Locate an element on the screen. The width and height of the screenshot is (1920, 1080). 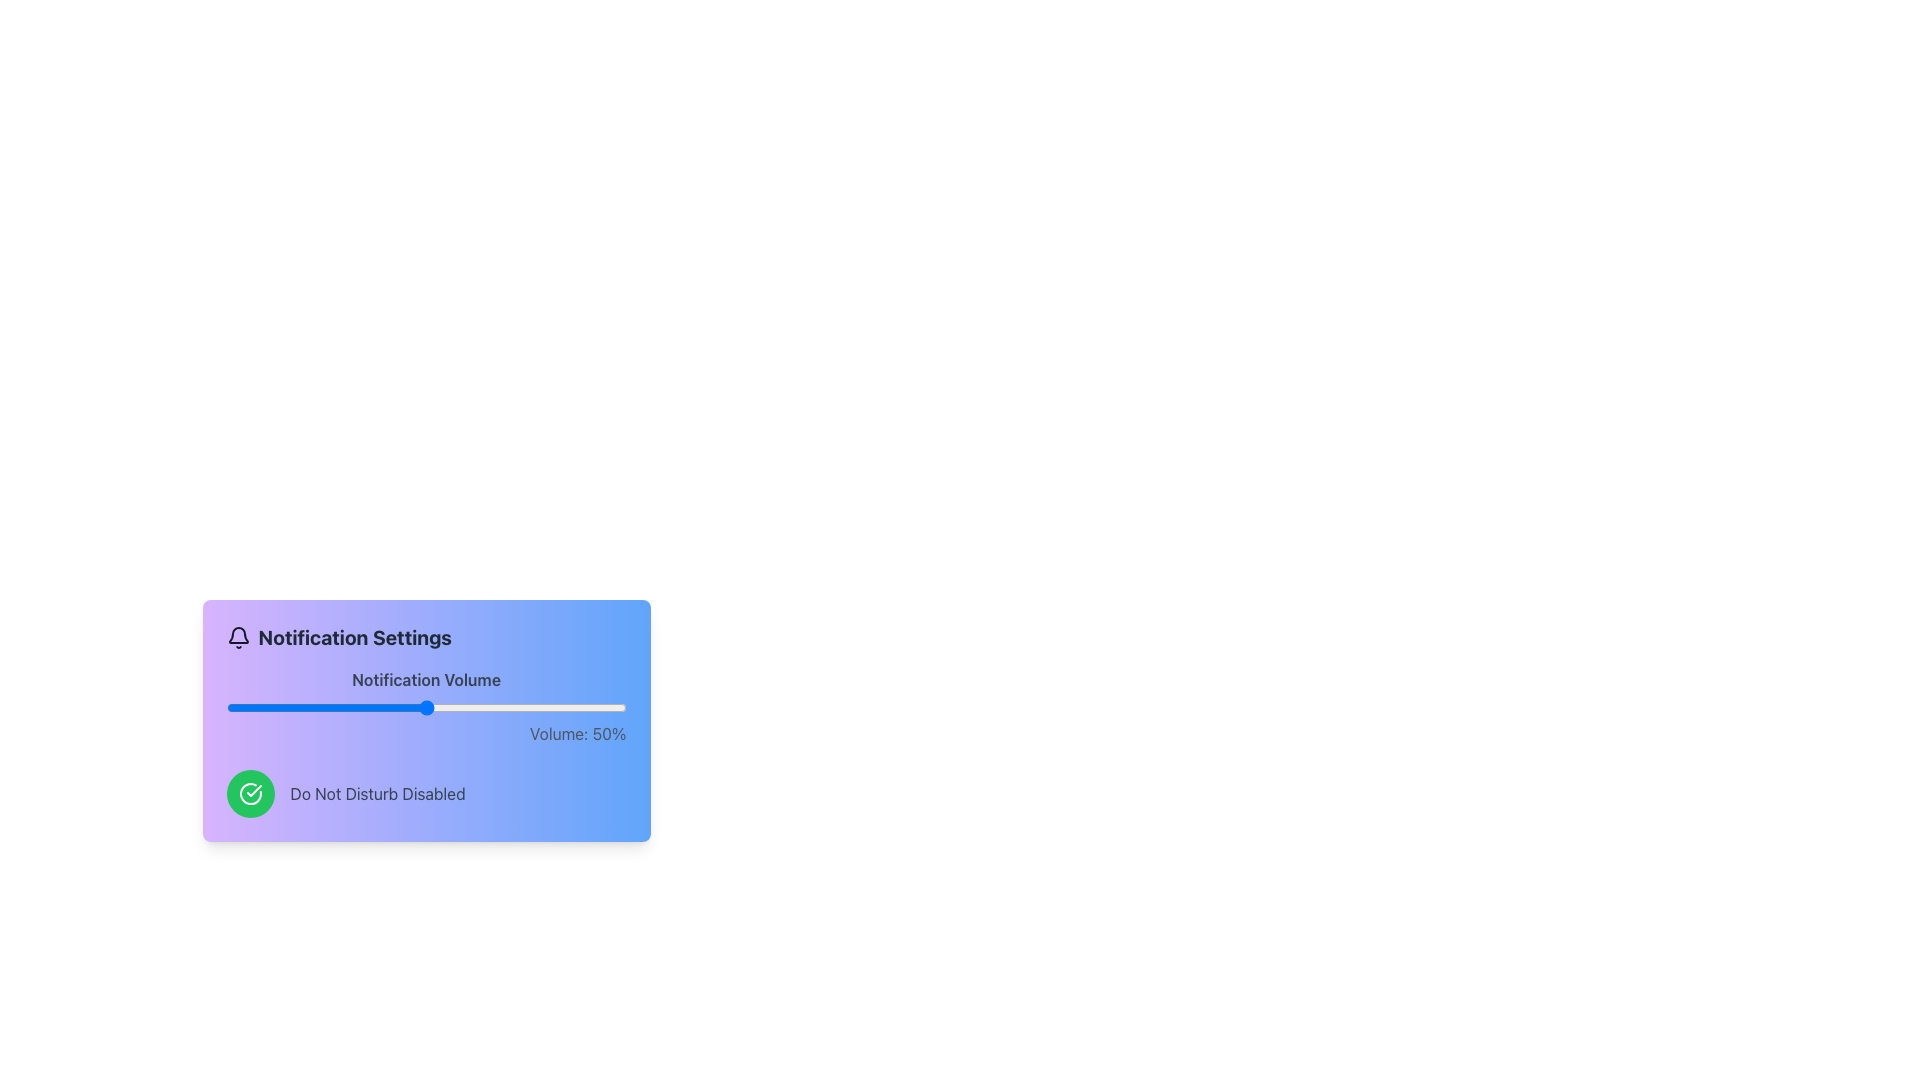
the notification volume is located at coordinates (433, 707).